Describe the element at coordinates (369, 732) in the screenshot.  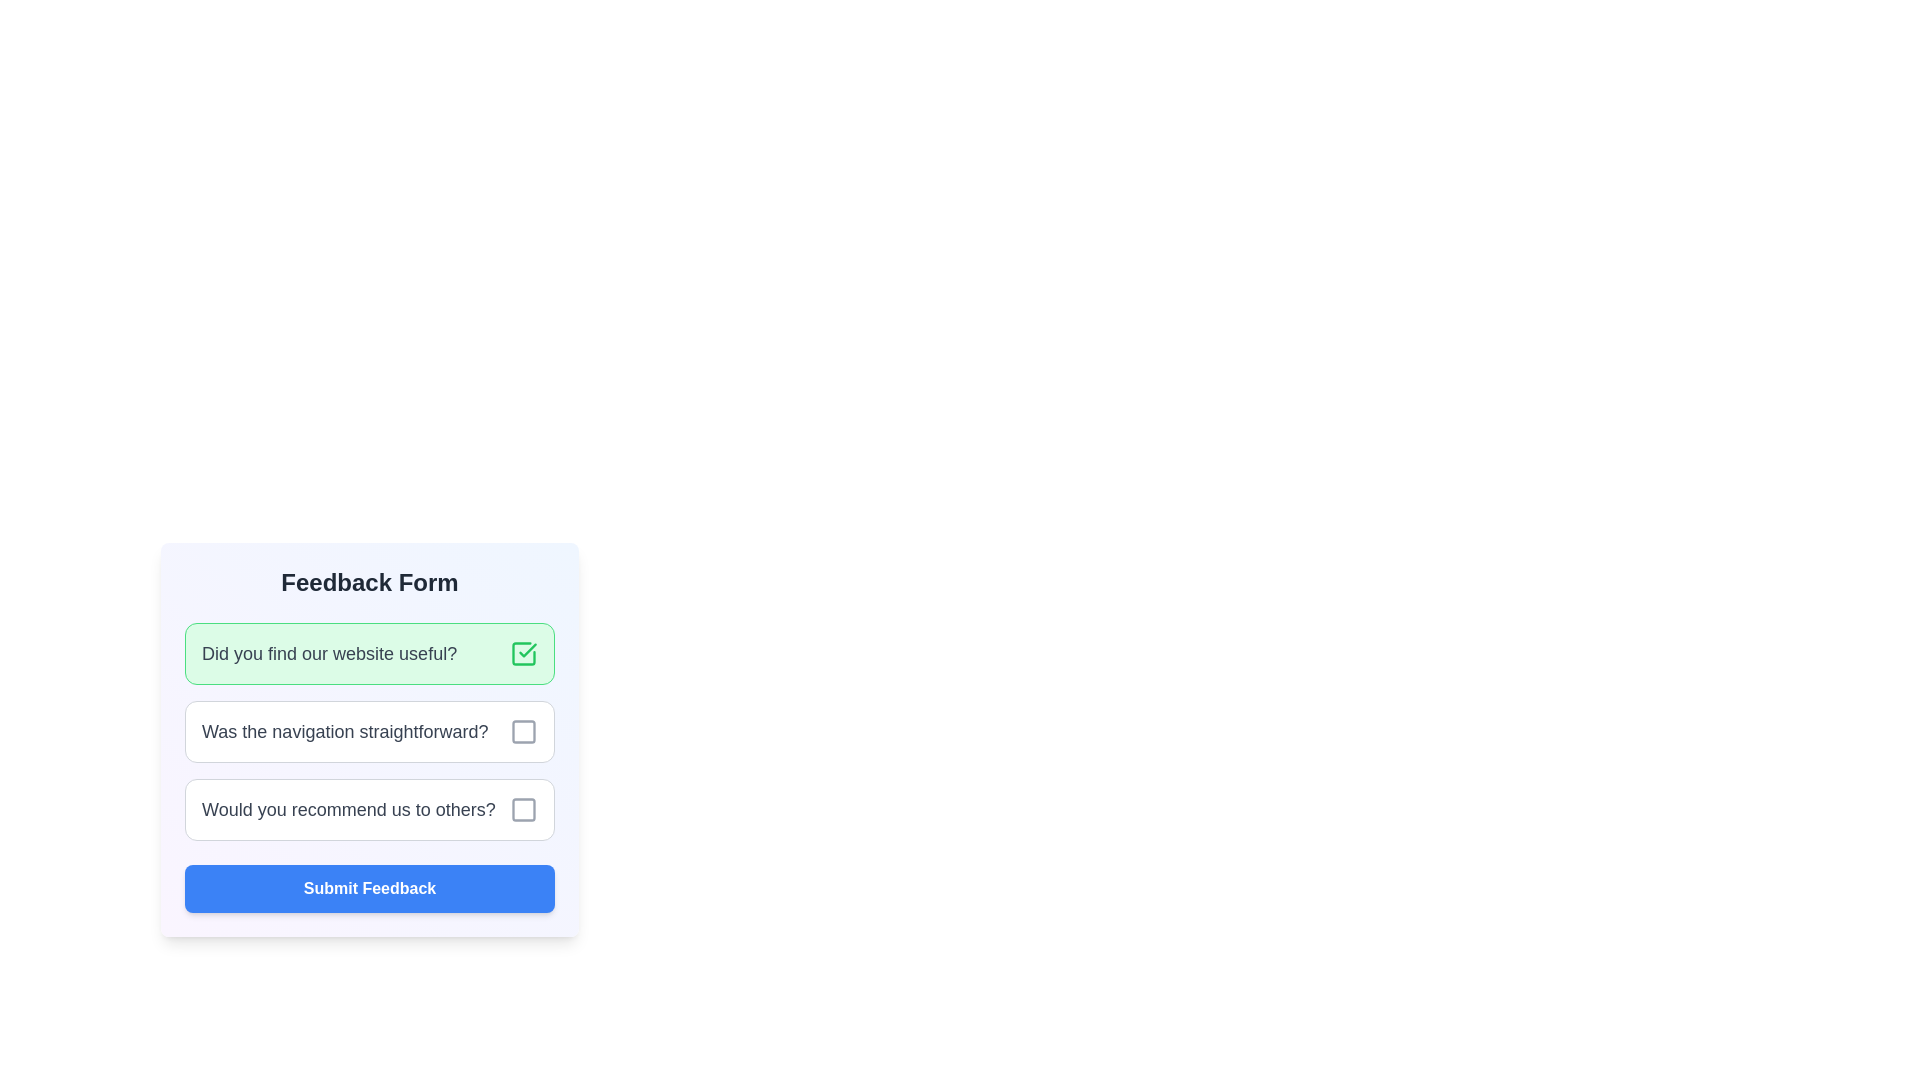
I see `the feedback question Was the navigation straightforward? to view the hover effect` at that location.